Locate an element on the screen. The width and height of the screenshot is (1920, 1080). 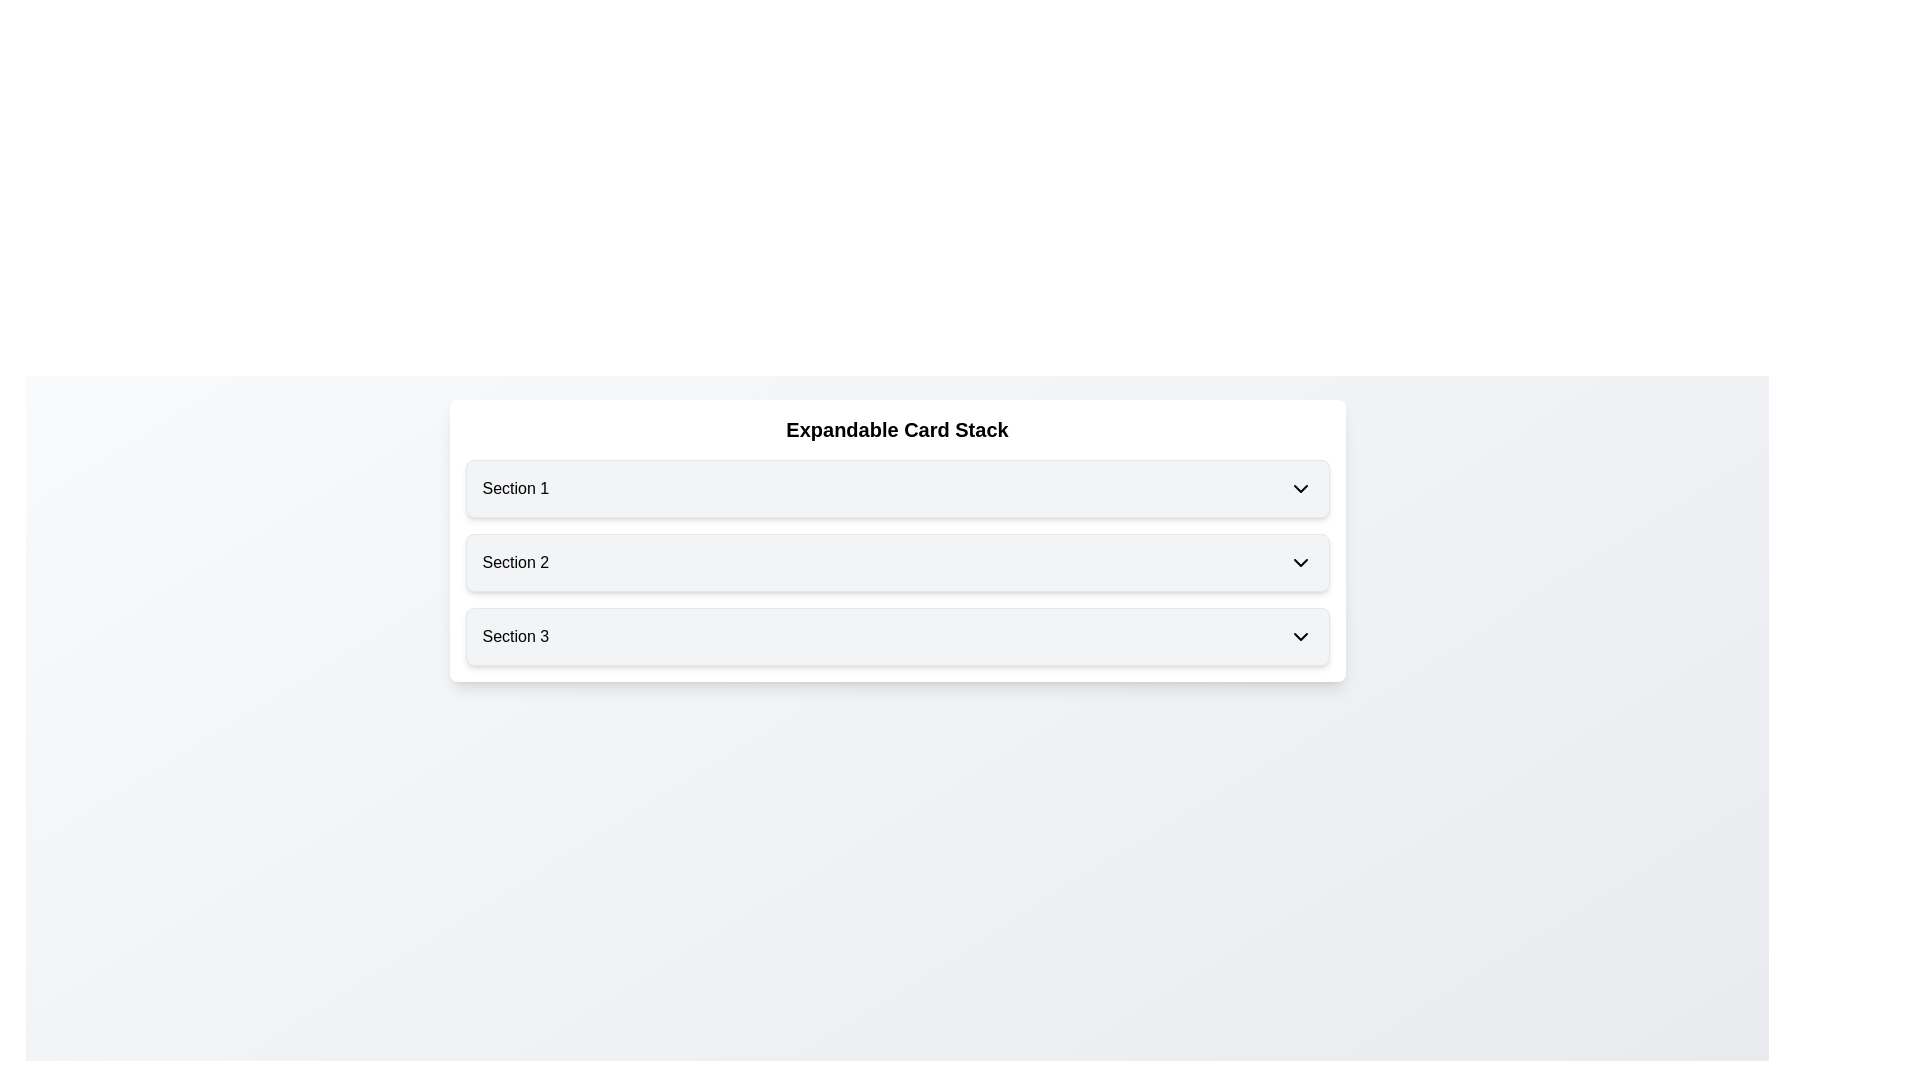
the 'Section 3' button with a light gray background and downward-pointing arrow is located at coordinates (896, 636).